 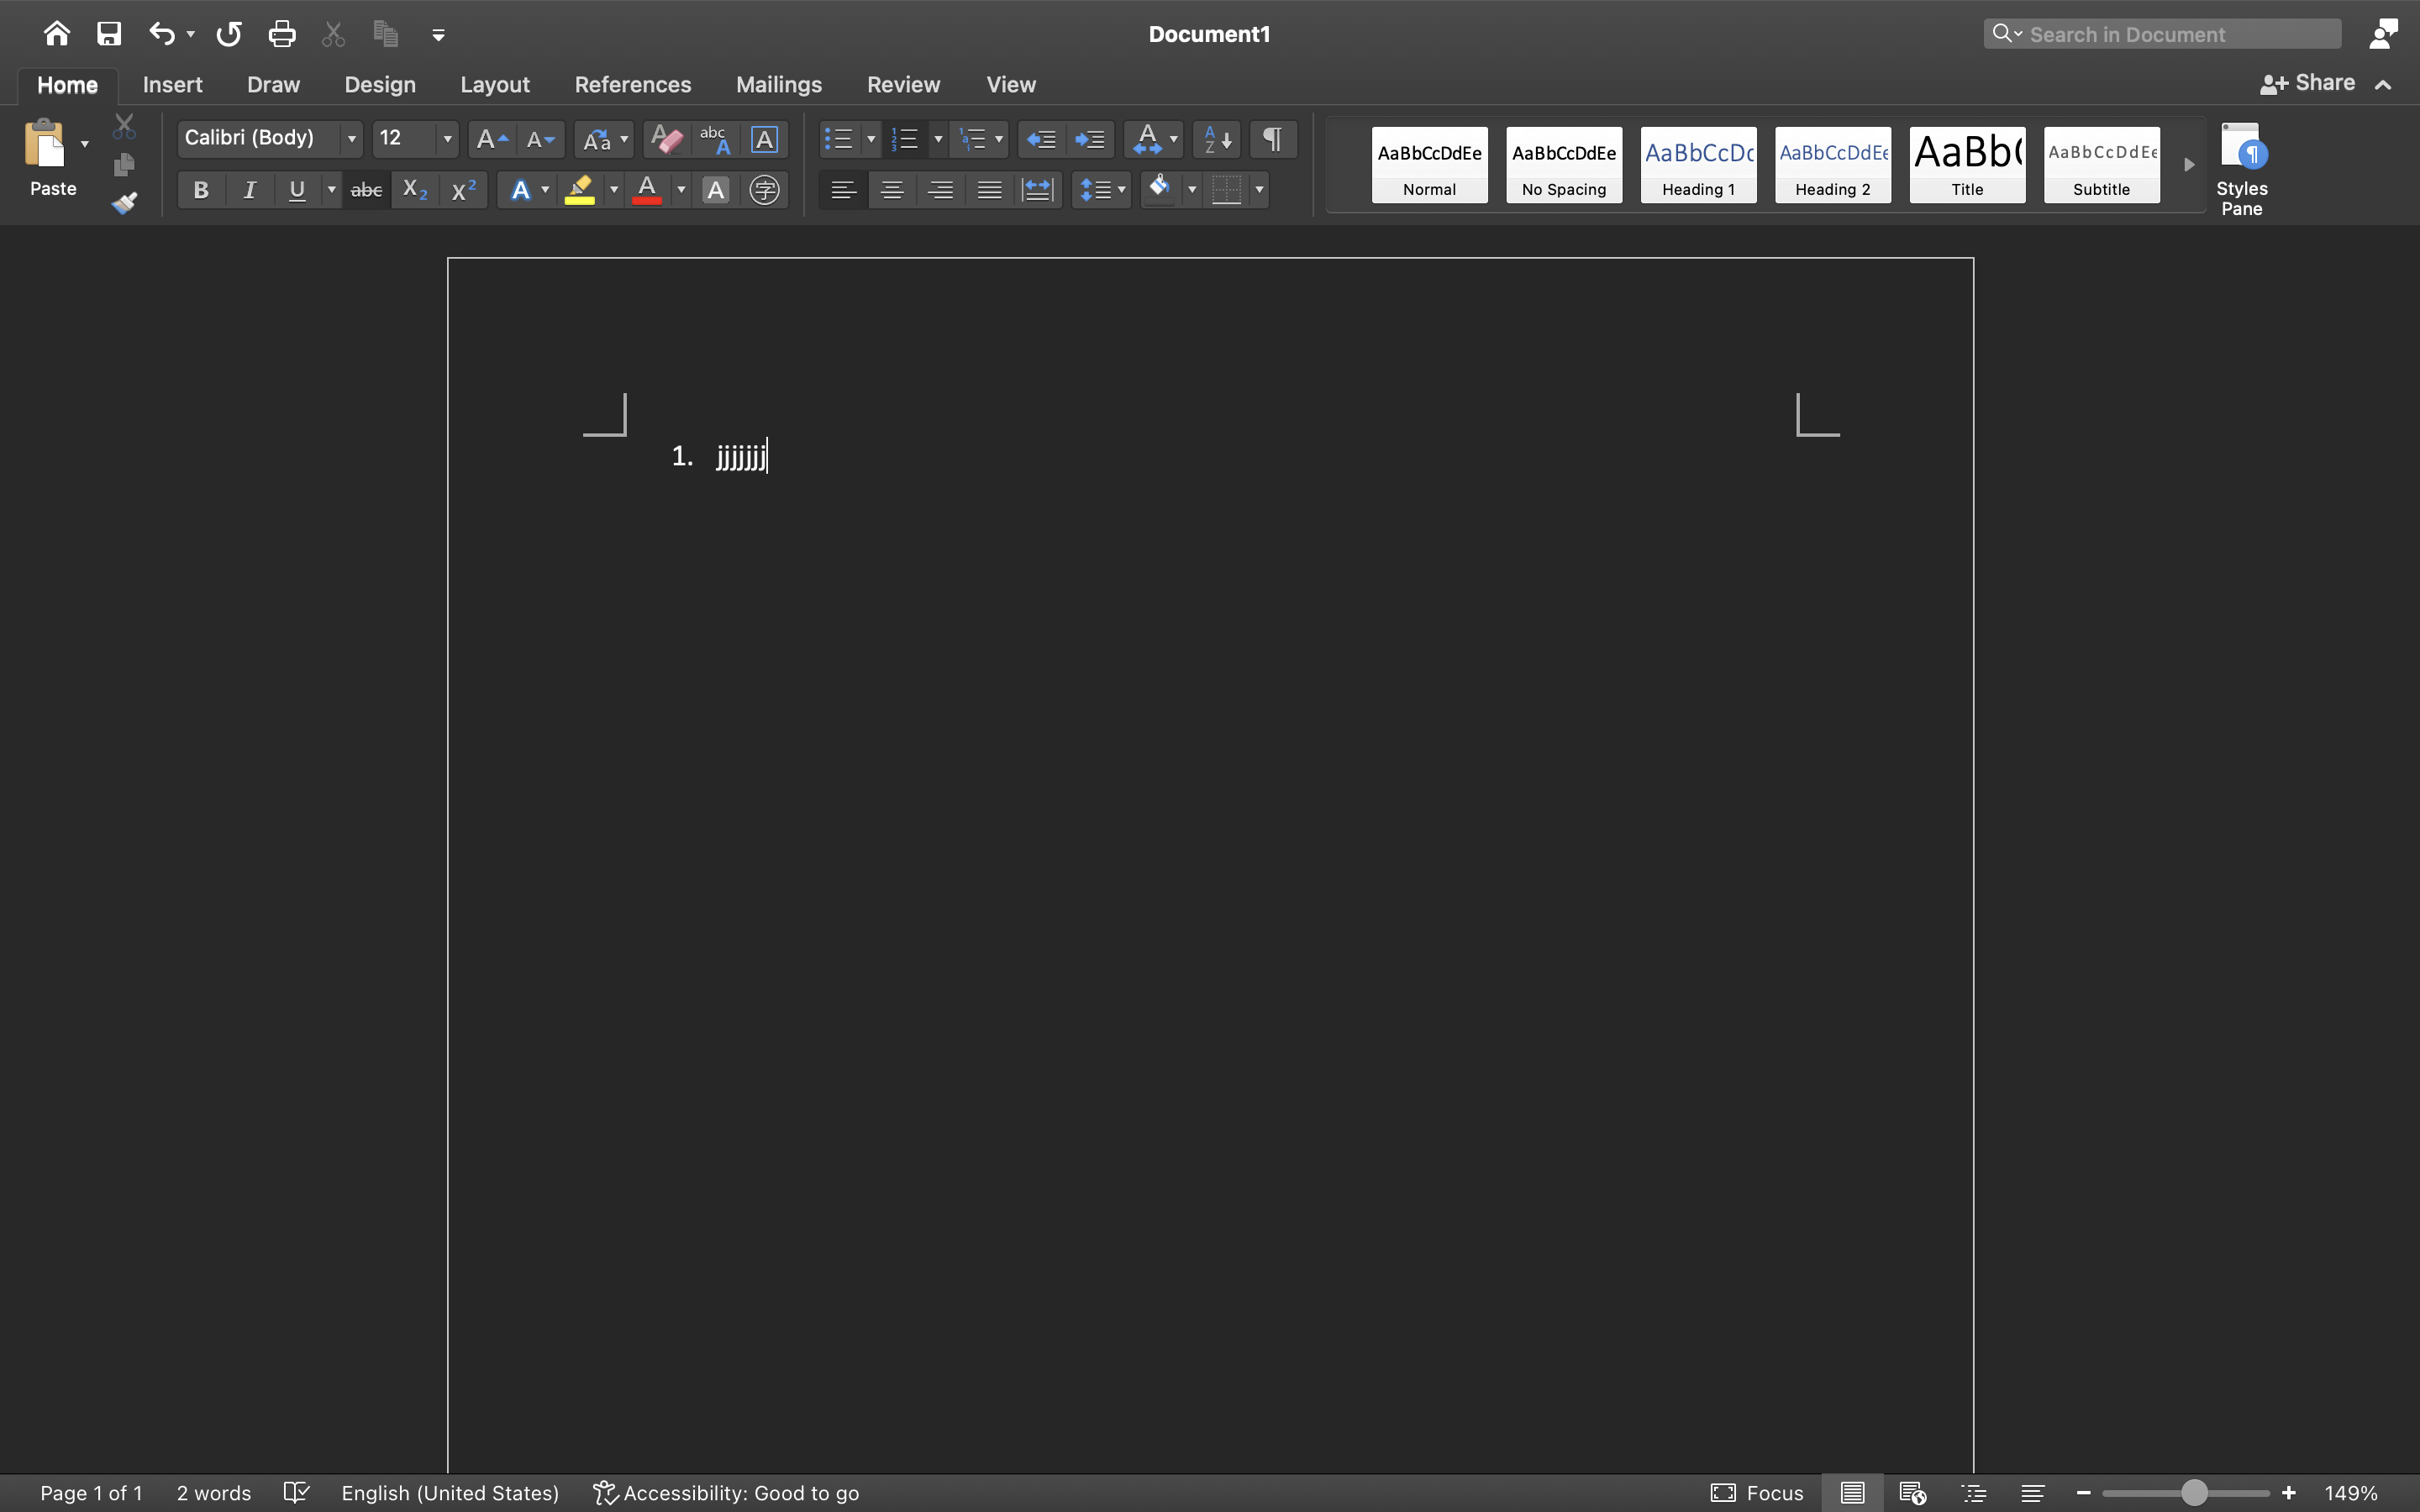 What do you see at coordinates (415, 139) in the screenshot?
I see `'12'` at bounding box center [415, 139].